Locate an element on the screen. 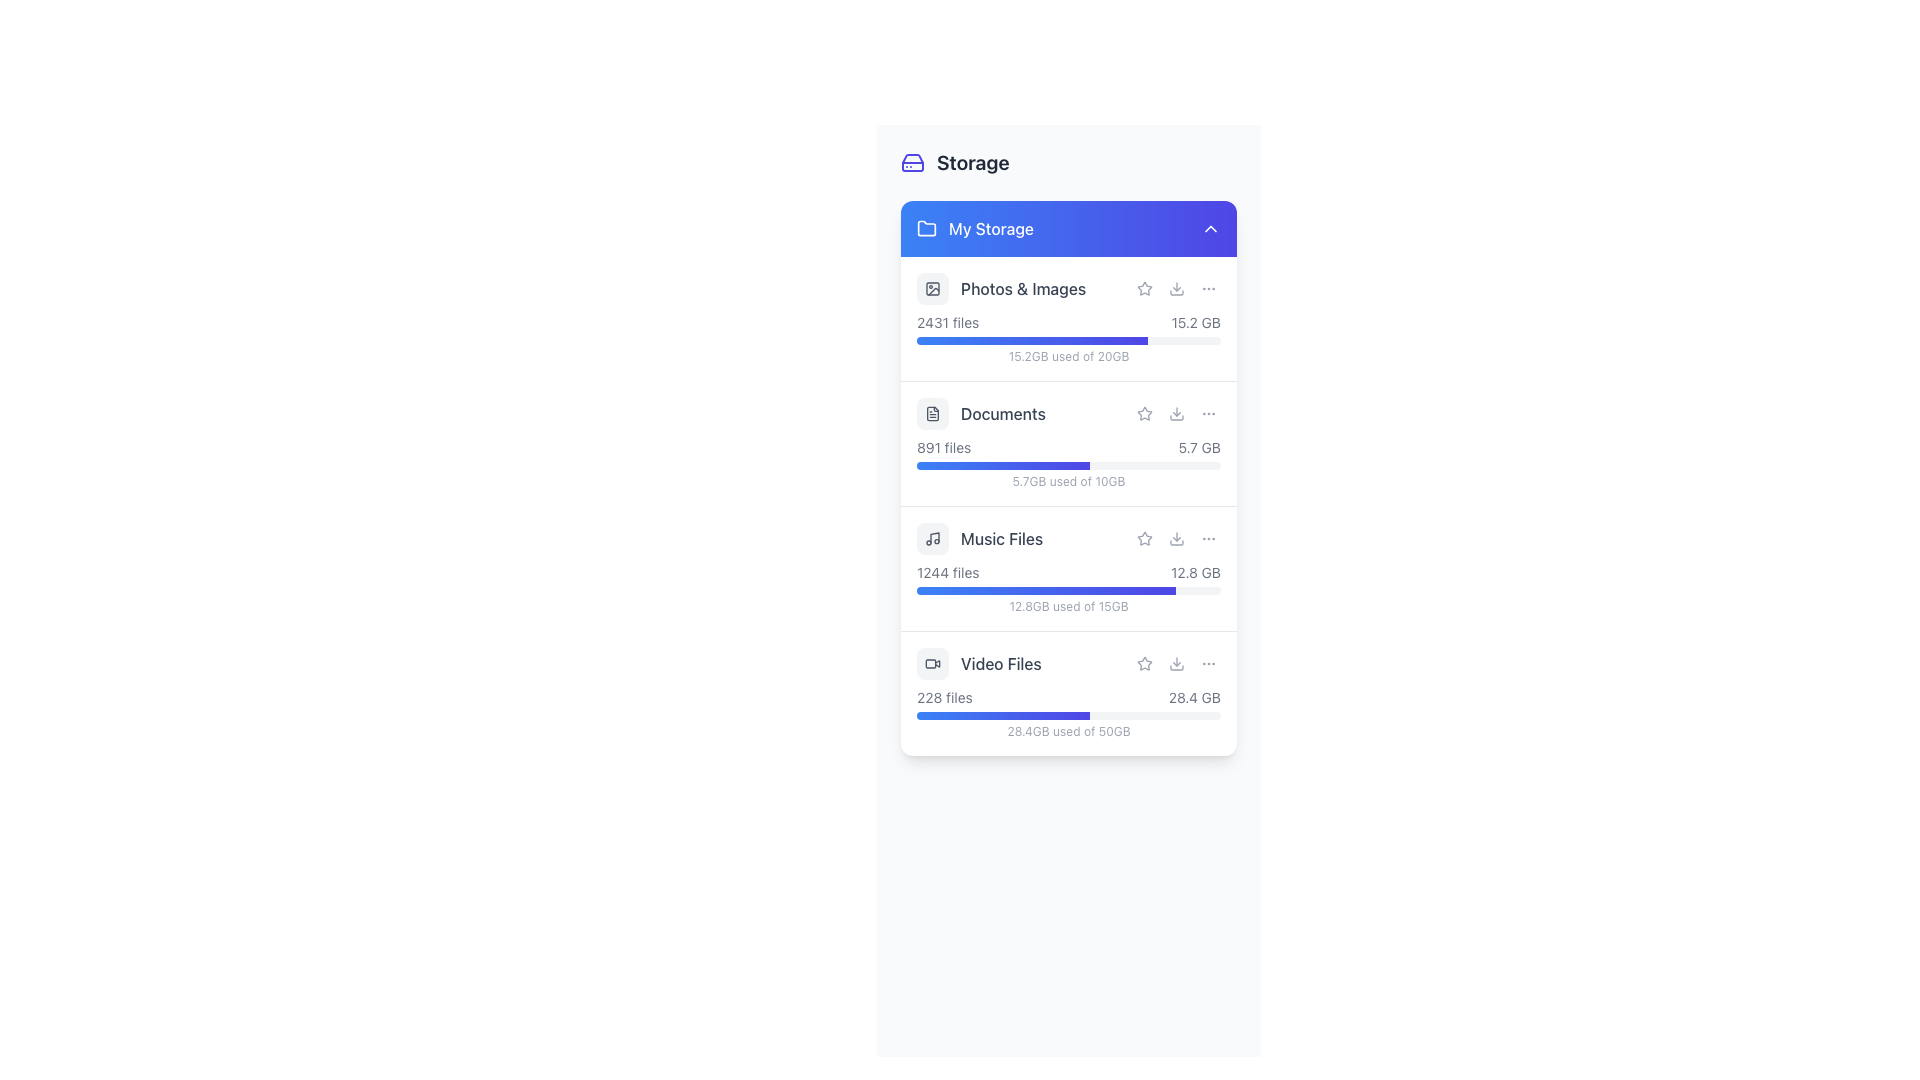 The height and width of the screenshot is (1080, 1920). the folder icon with a blue outline located in the header section of the 'My Storage' area, which is the first item to the left of the 'My Storage' text label is located at coordinates (925, 227).